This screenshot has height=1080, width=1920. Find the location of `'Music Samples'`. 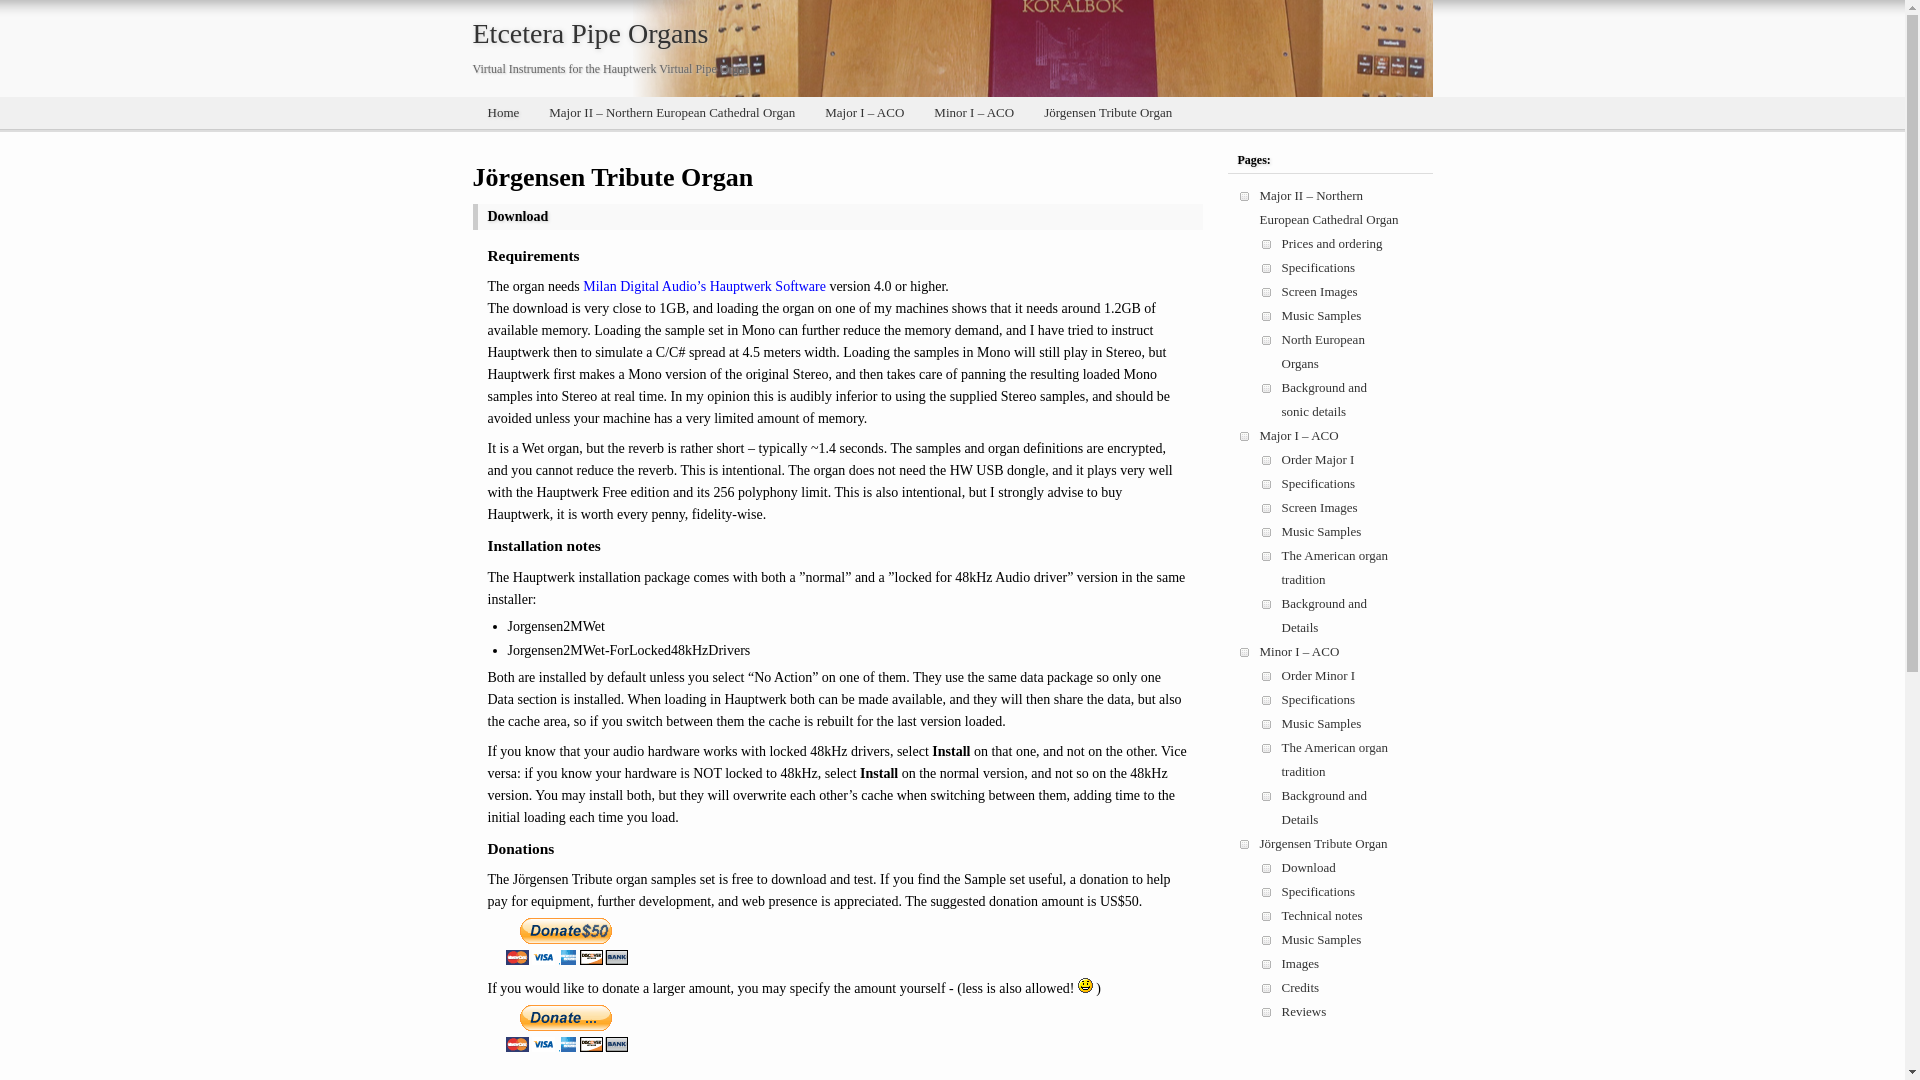

'Music Samples' is located at coordinates (1321, 723).